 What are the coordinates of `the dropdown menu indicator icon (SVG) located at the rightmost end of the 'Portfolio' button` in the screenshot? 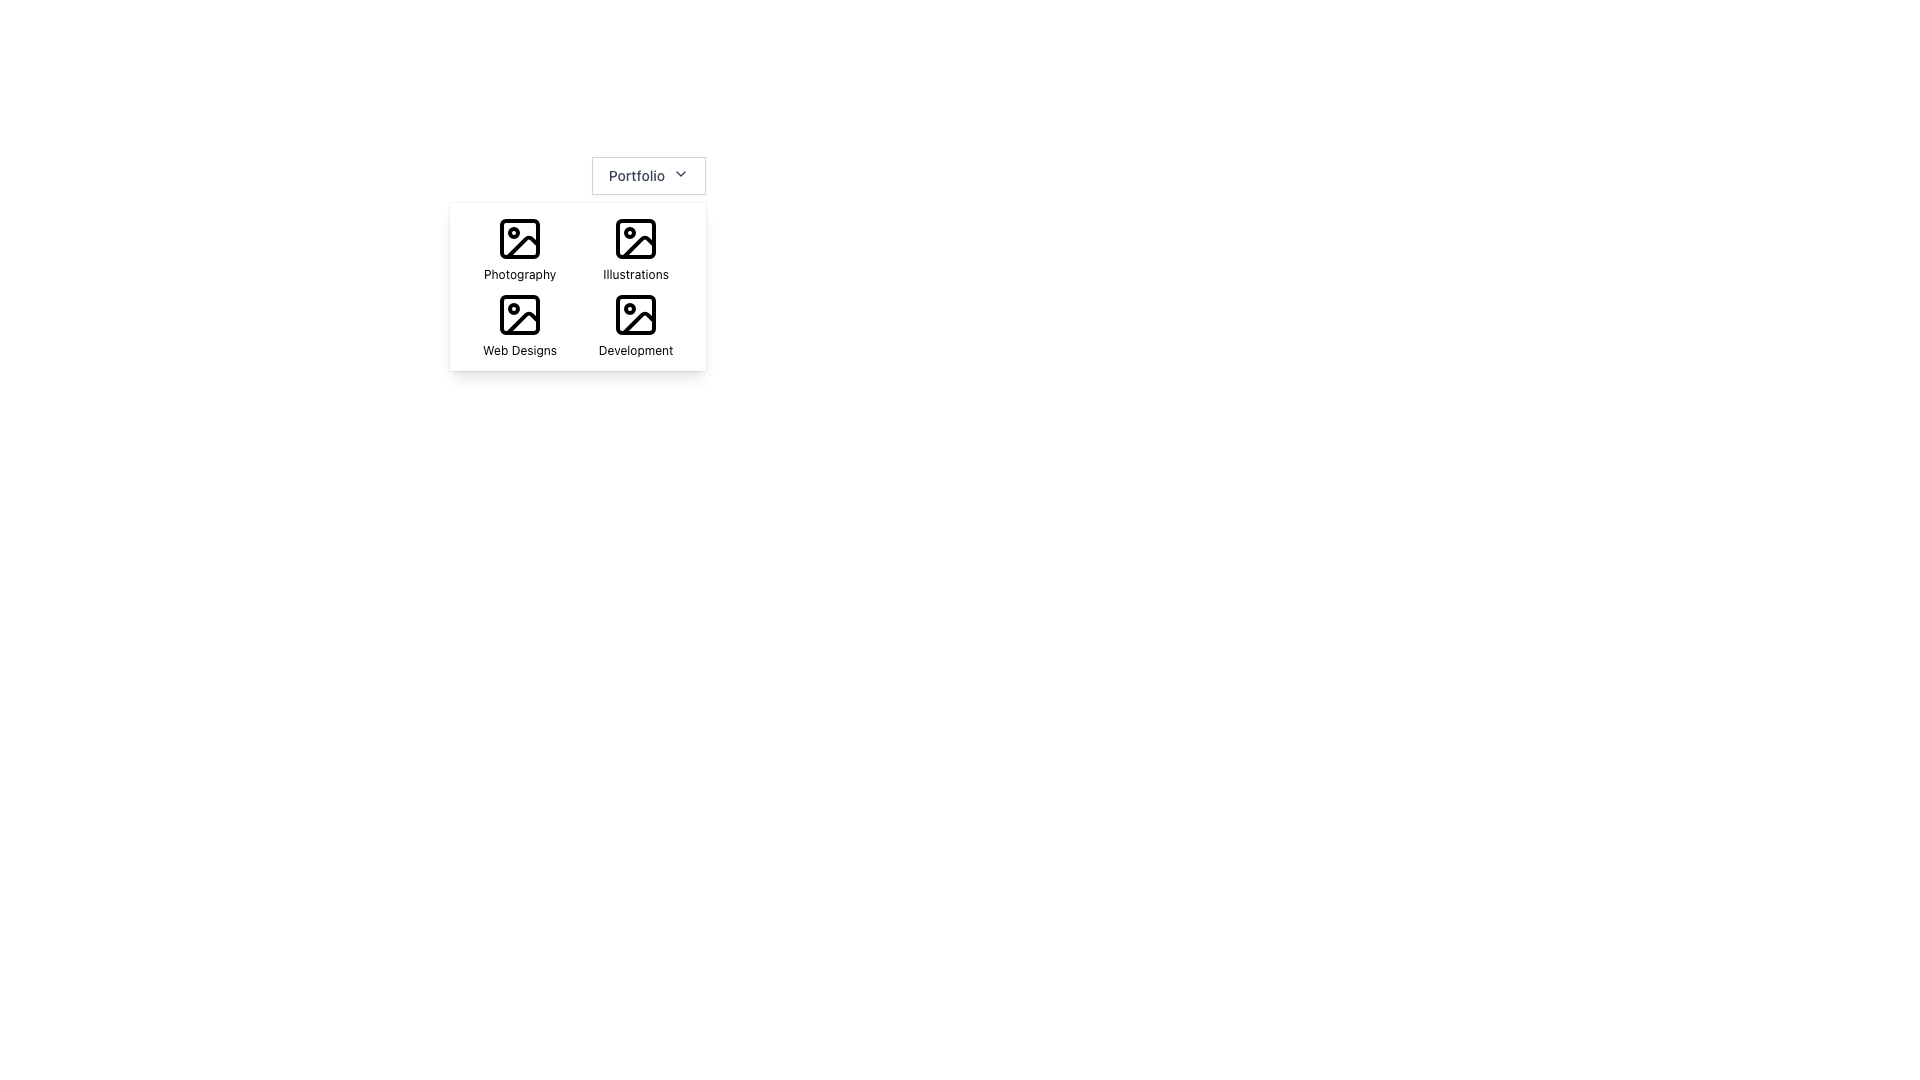 It's located at (681, 172).